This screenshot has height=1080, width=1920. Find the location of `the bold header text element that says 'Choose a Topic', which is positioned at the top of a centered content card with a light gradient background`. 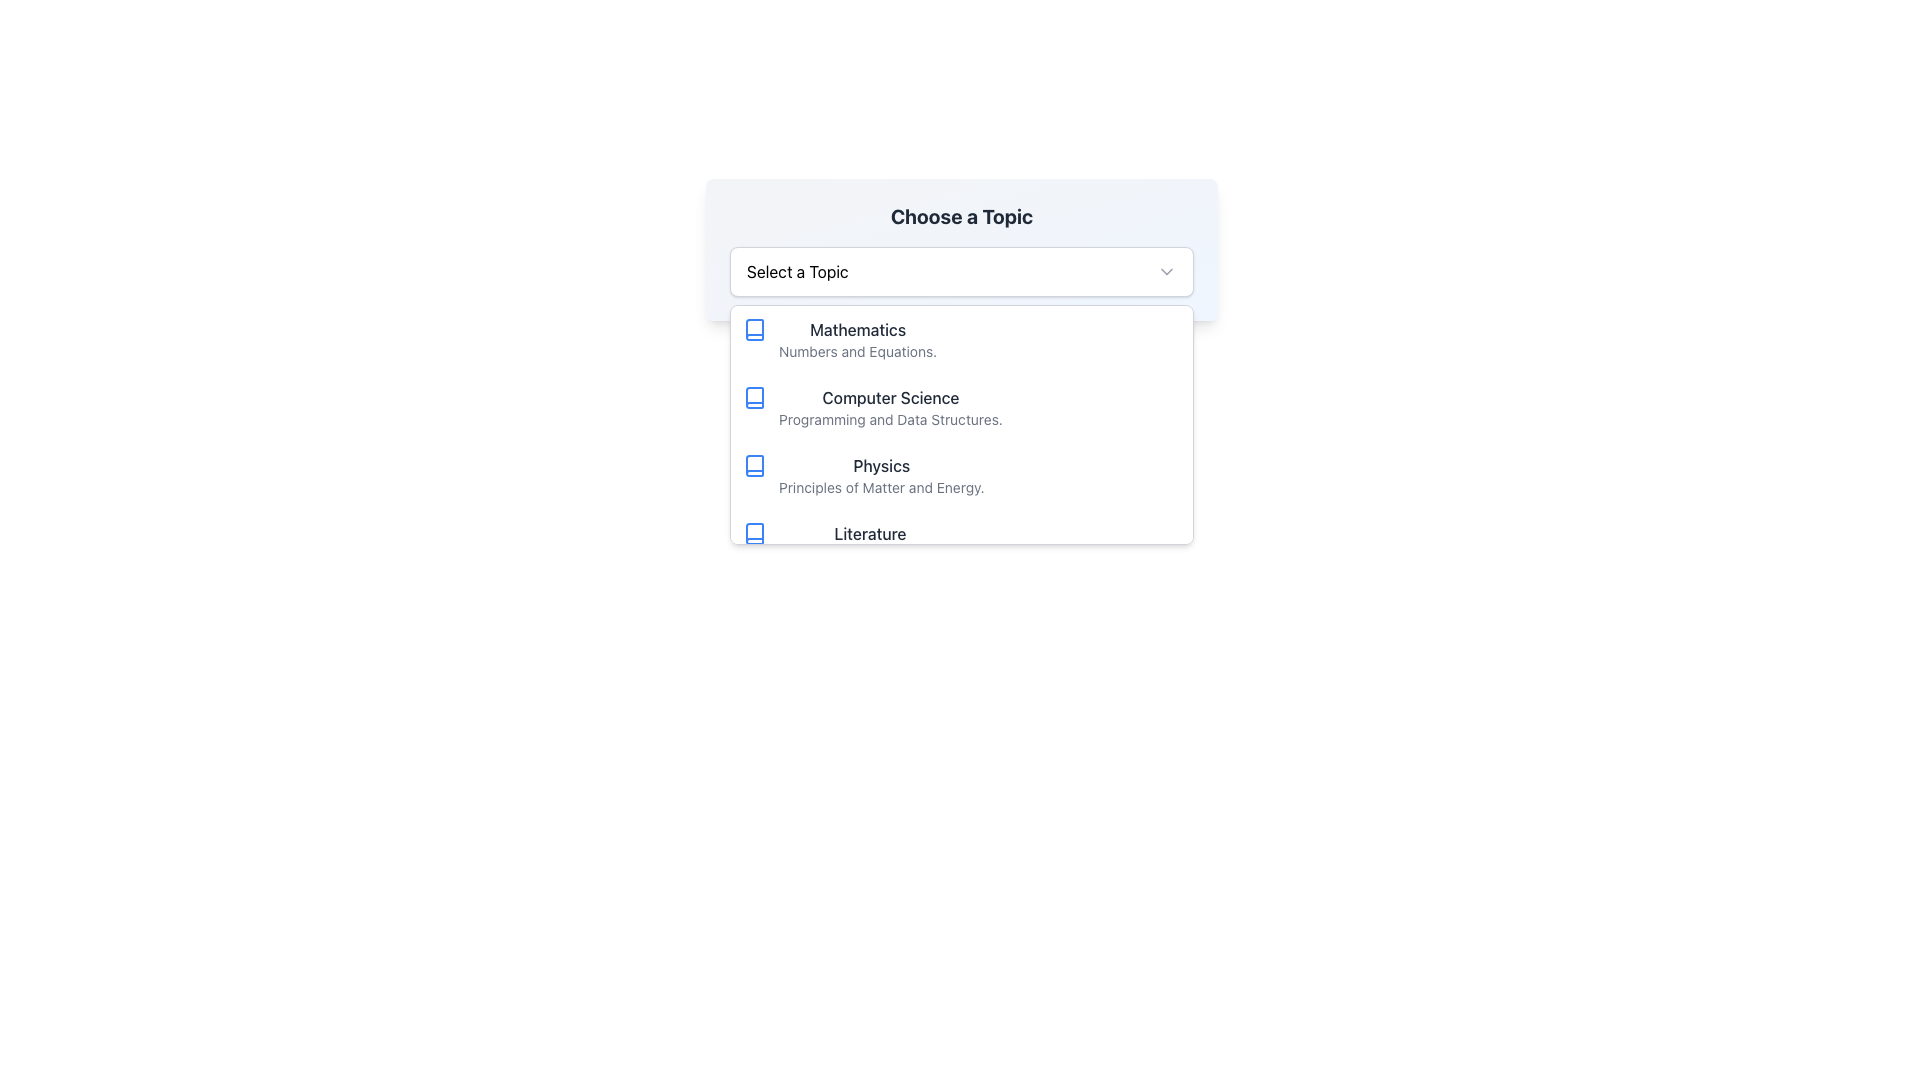

the bold header text element that says 'Choose a Topic', which is positioned at the top of a centered content card with a light gradient background is located at coordinates (961, 216).